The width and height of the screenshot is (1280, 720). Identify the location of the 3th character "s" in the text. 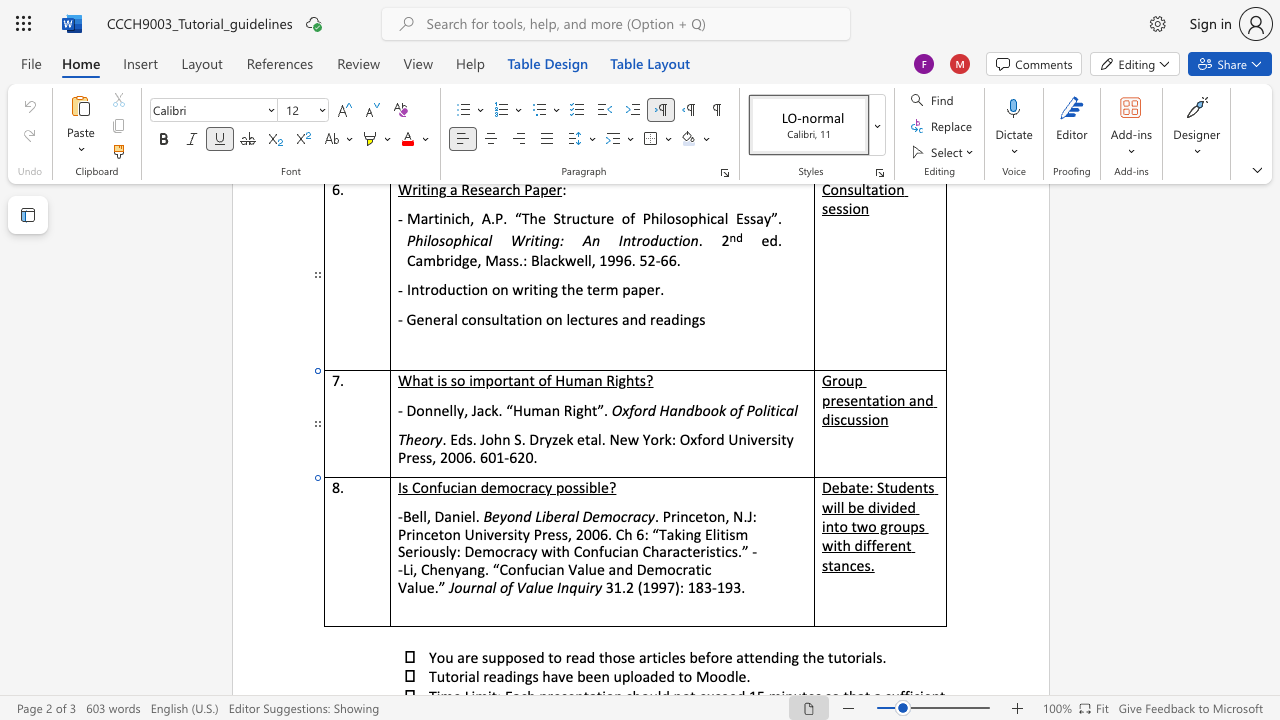
(642, 380).